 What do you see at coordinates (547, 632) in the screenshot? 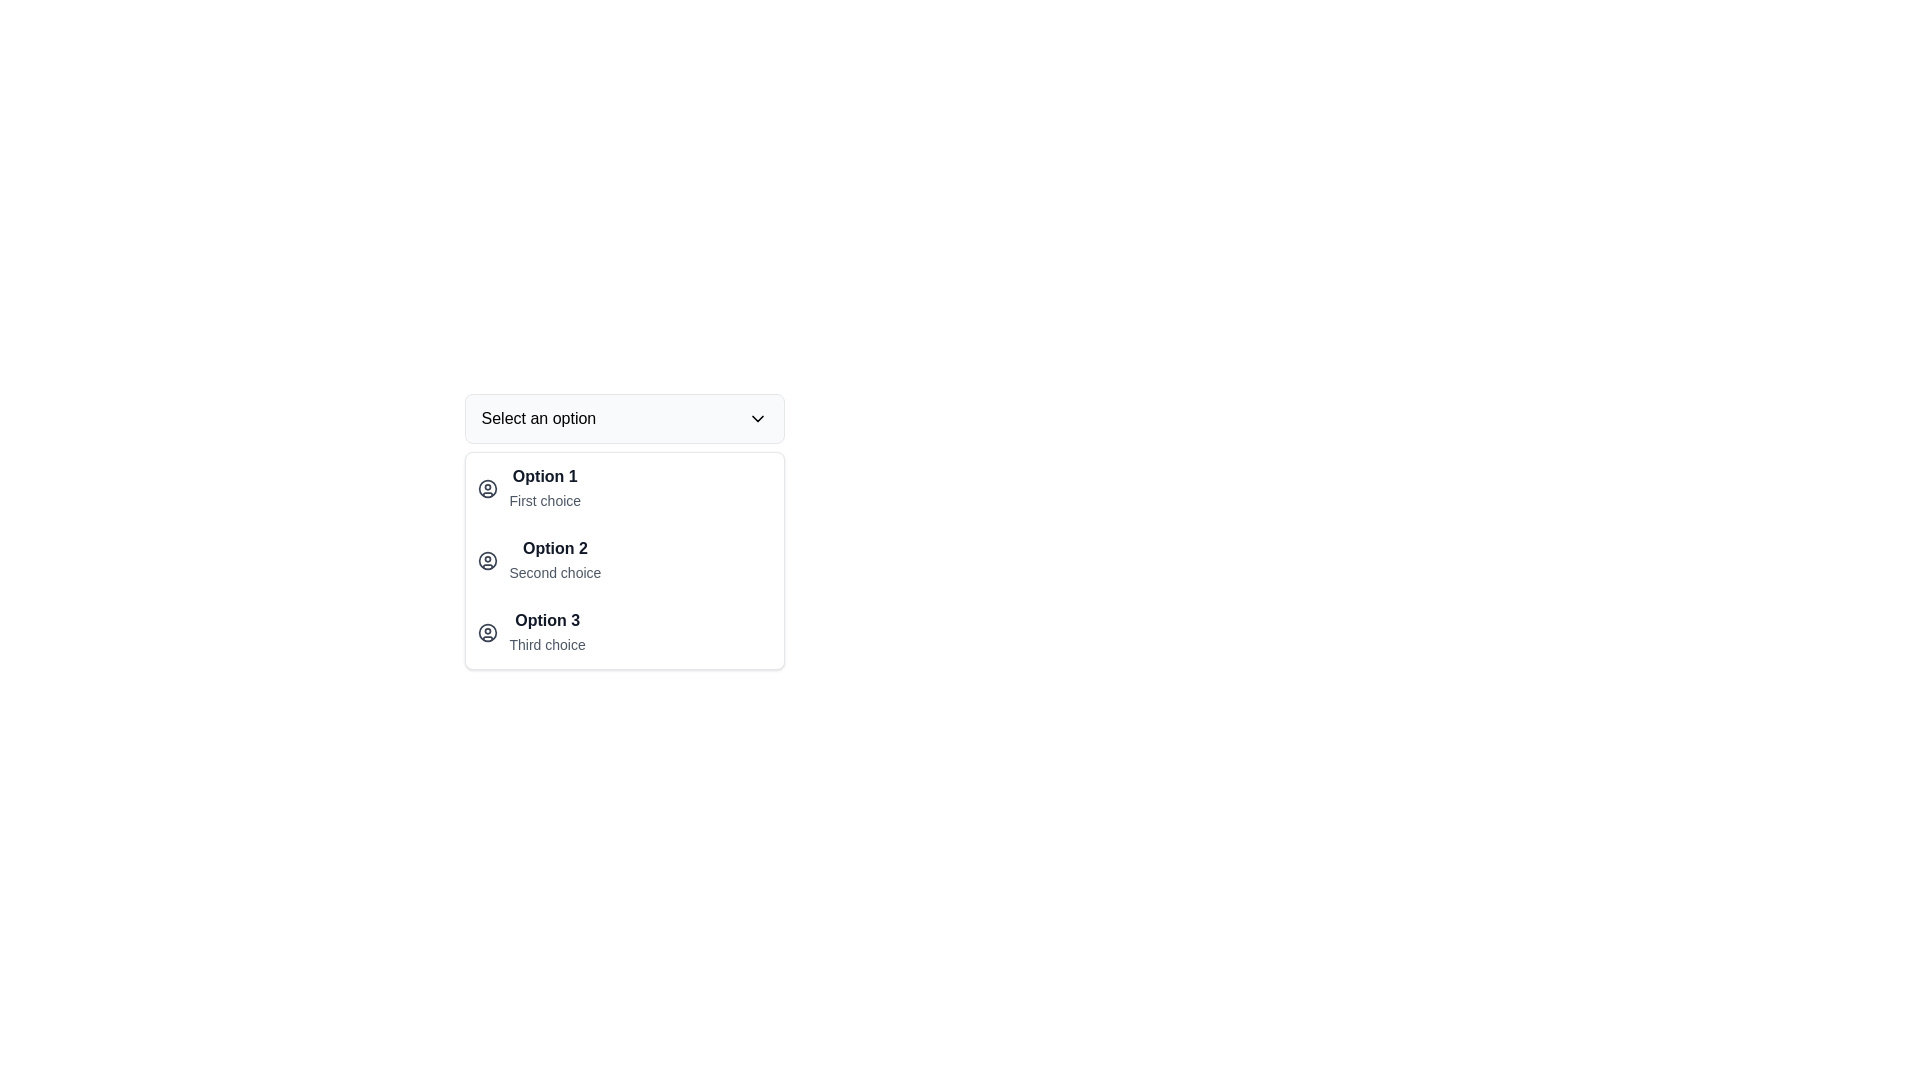
I see `the text label displaying 'Option 3' in bold and 'Third choice' underneath it, which is the third option in a vertical list of choices` at bounding box center [547, 632].